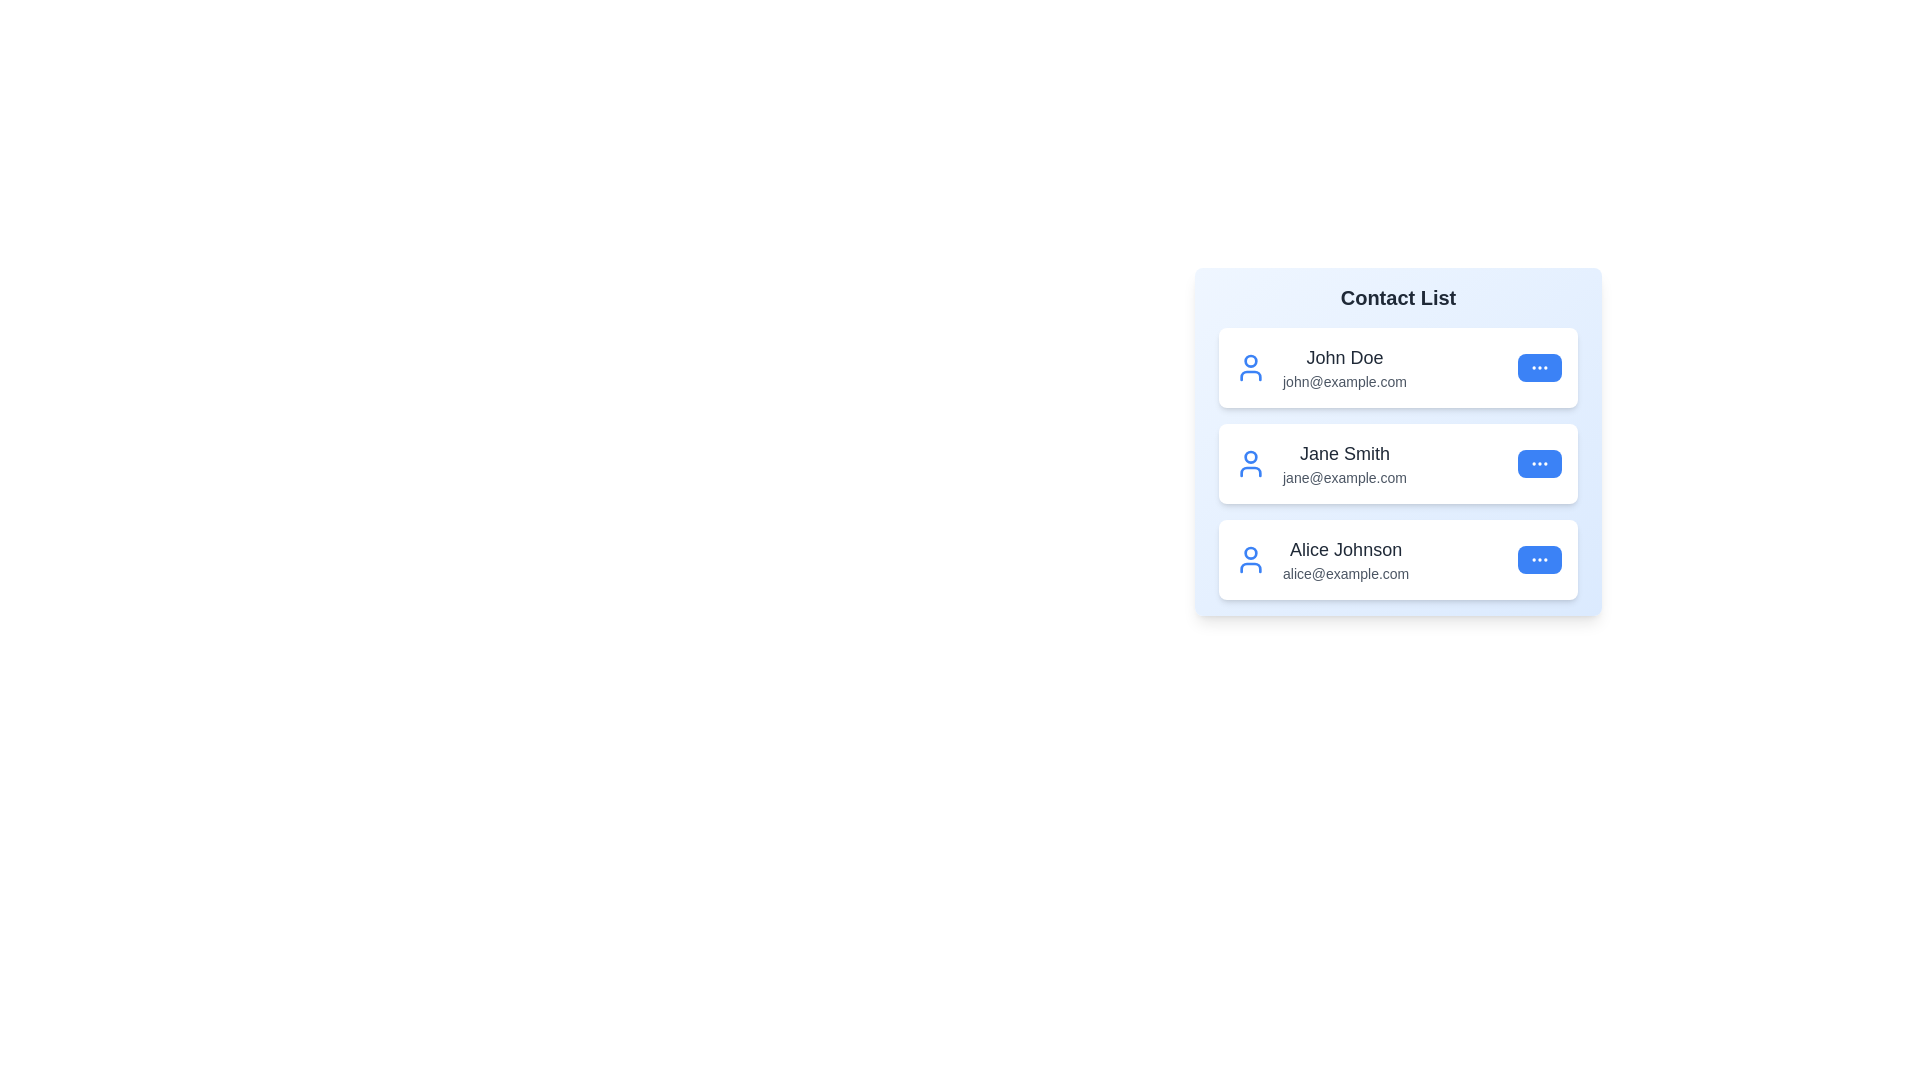 This screenshot has width=1920, height=1080. I want to click on the contact entry for Alice Johnson, so click(1397, 559).